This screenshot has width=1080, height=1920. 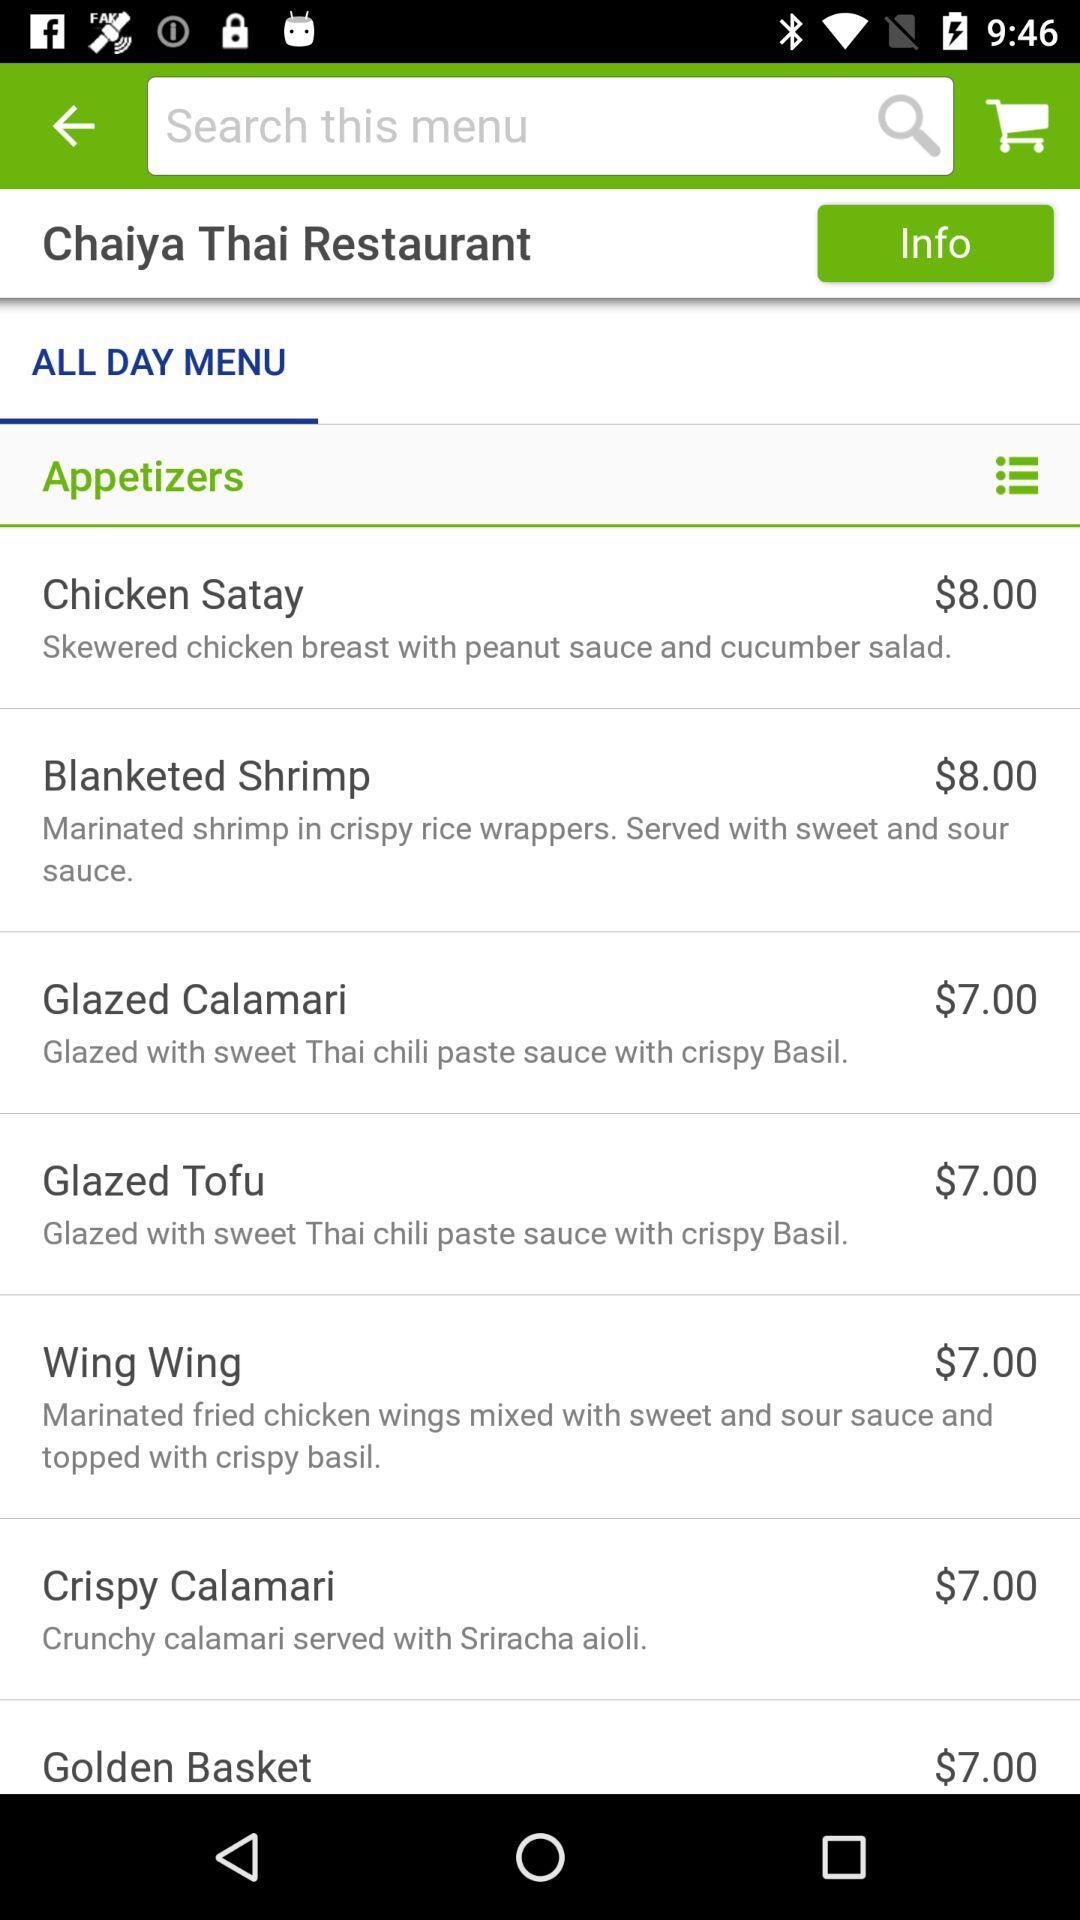 I want to click on item above the chaiya thai restaurant icon, so click(x=72, y=124).